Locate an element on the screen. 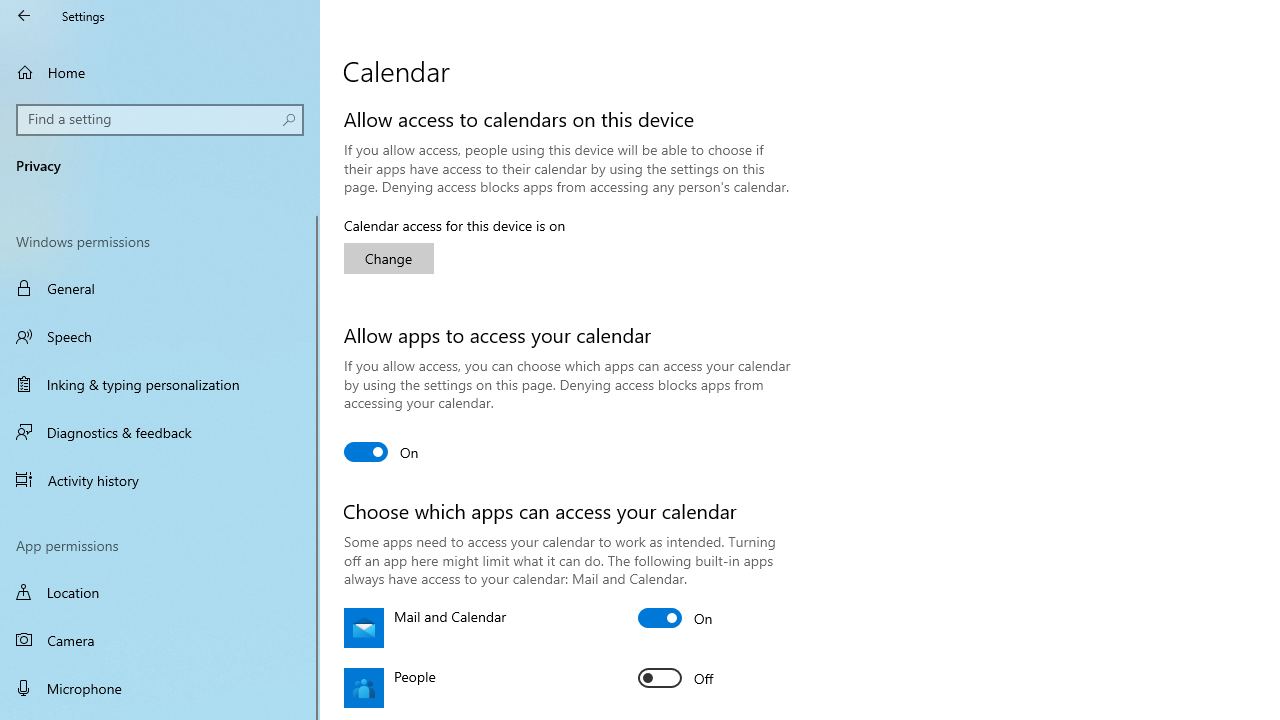 This screenshot has height=720, width=1280. 'General' is located at coordinates (160, 288).